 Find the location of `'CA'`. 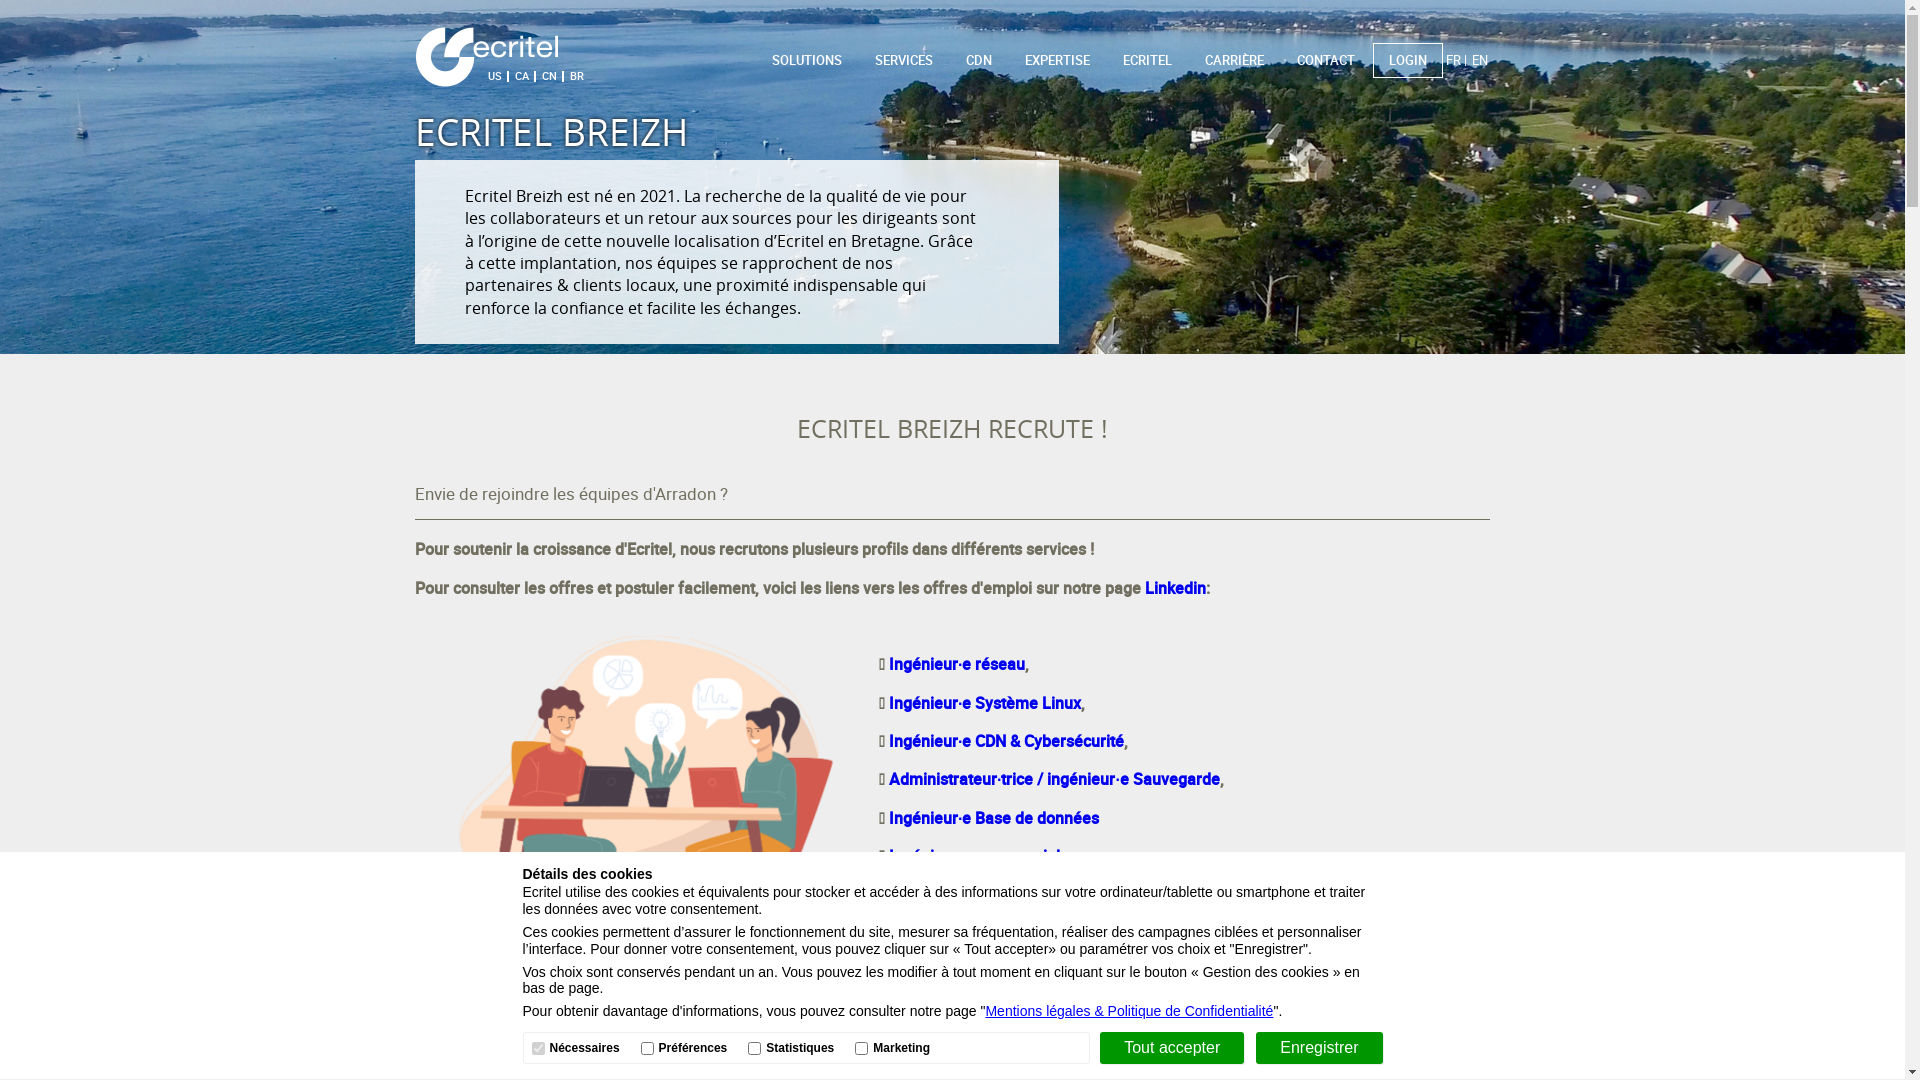

'CA' is located at coordinates (522, 75).